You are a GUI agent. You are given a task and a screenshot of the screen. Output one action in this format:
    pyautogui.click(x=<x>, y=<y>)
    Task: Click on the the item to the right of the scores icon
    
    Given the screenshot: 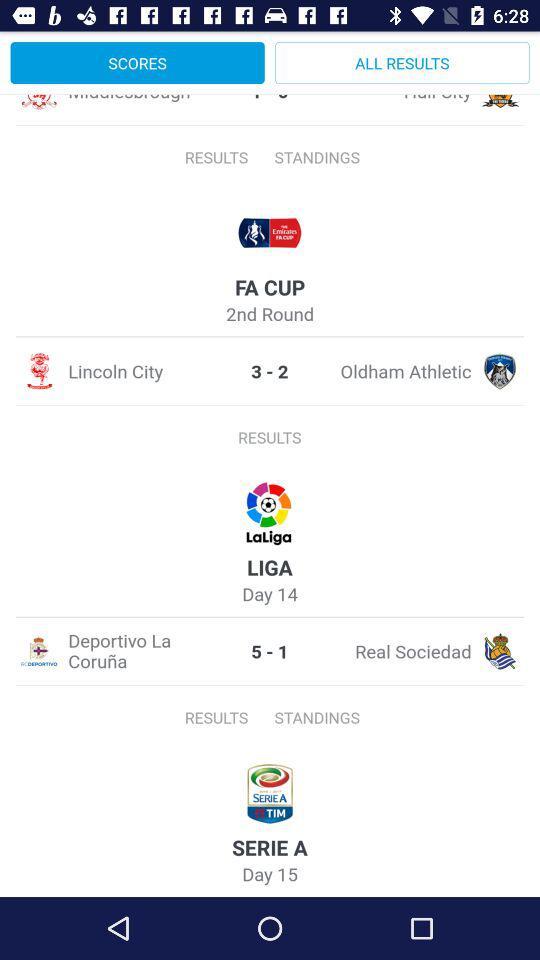 What is the action you would take?
    pyautogui.click(x=402, y=62)
    